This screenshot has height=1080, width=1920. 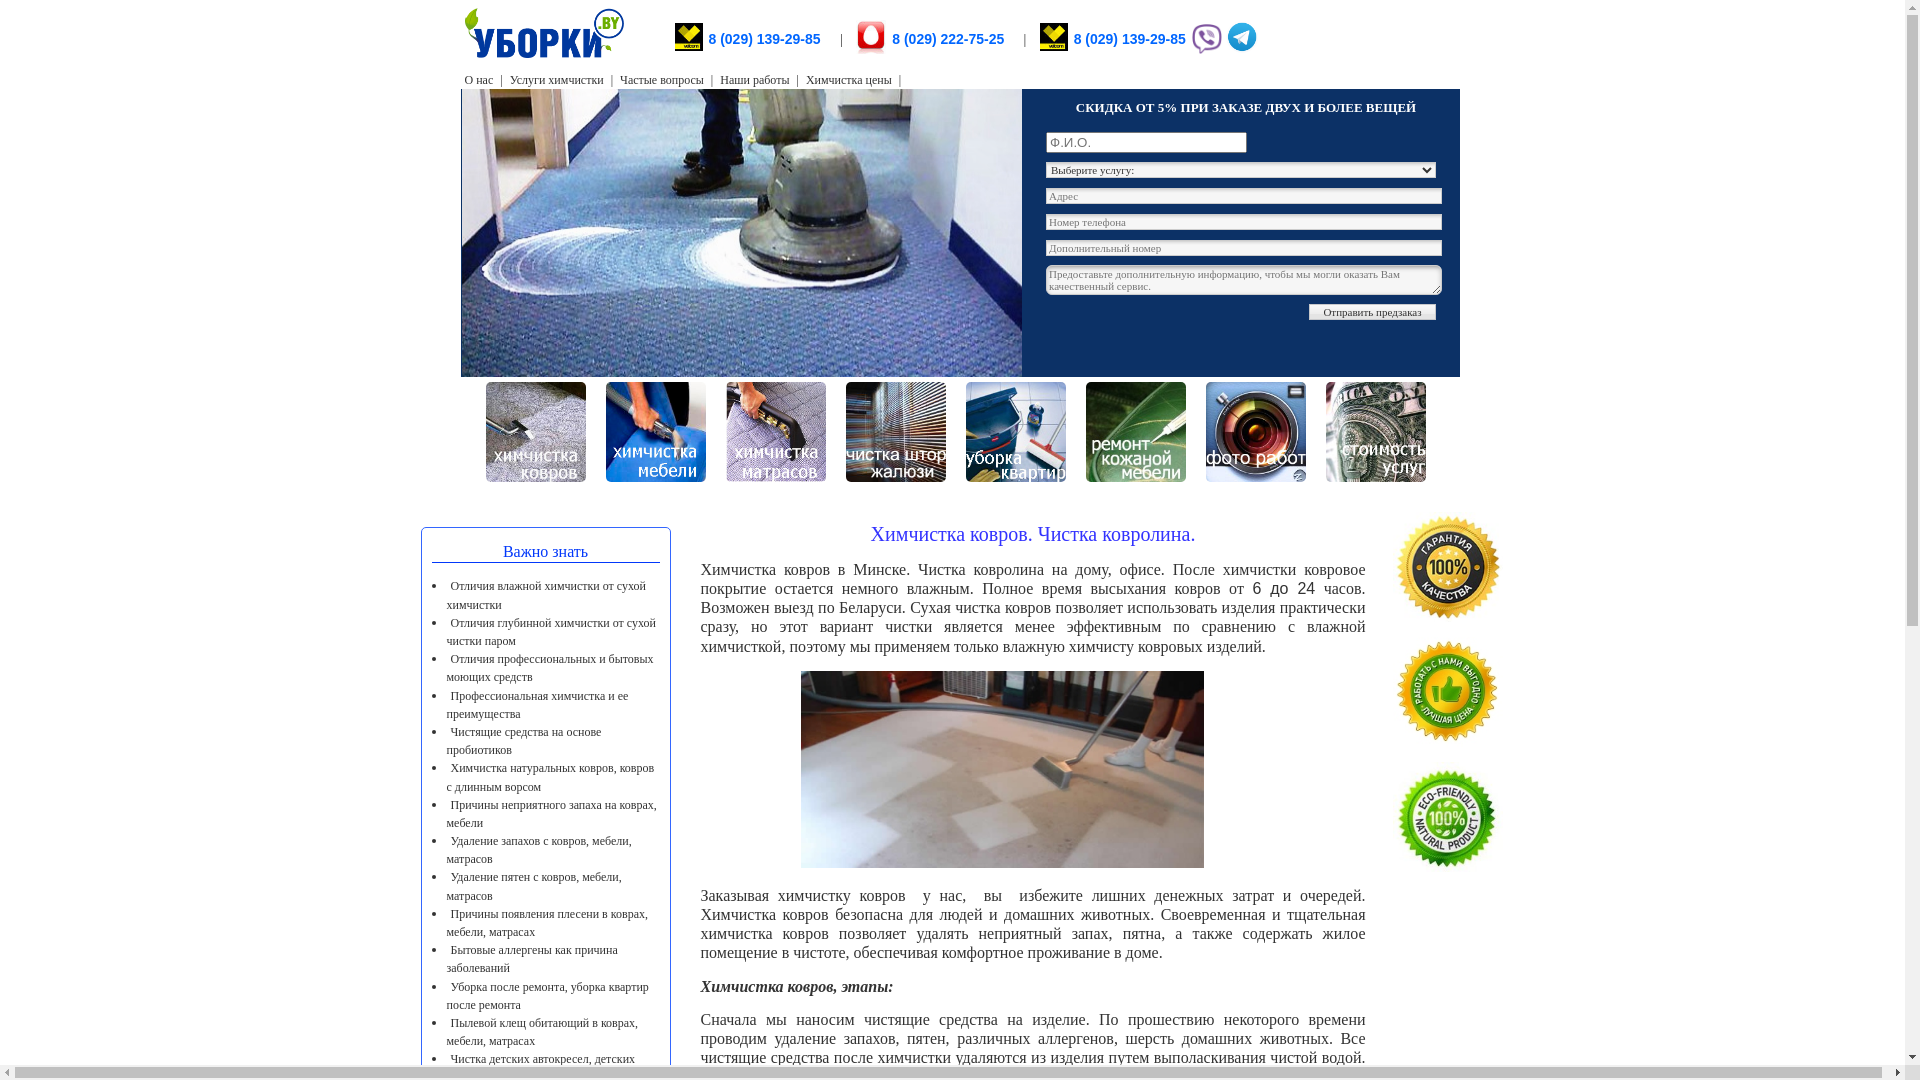 What do you see at coordinates (673, 37) in the screenshot?
I see `'8 (029) 139-29-85 '` at bounding box center [673, 37].